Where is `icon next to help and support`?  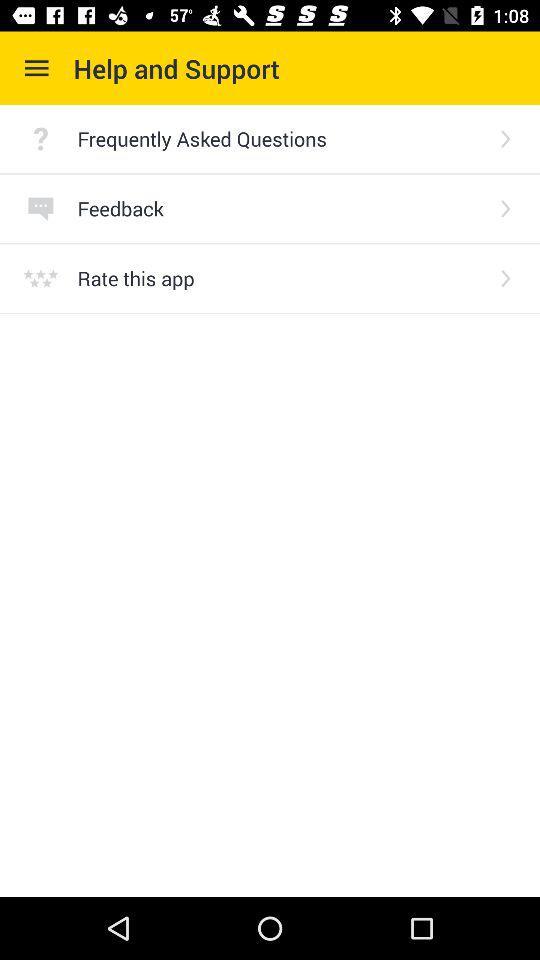 icon next to help and support is located at coordinates (36, 68).